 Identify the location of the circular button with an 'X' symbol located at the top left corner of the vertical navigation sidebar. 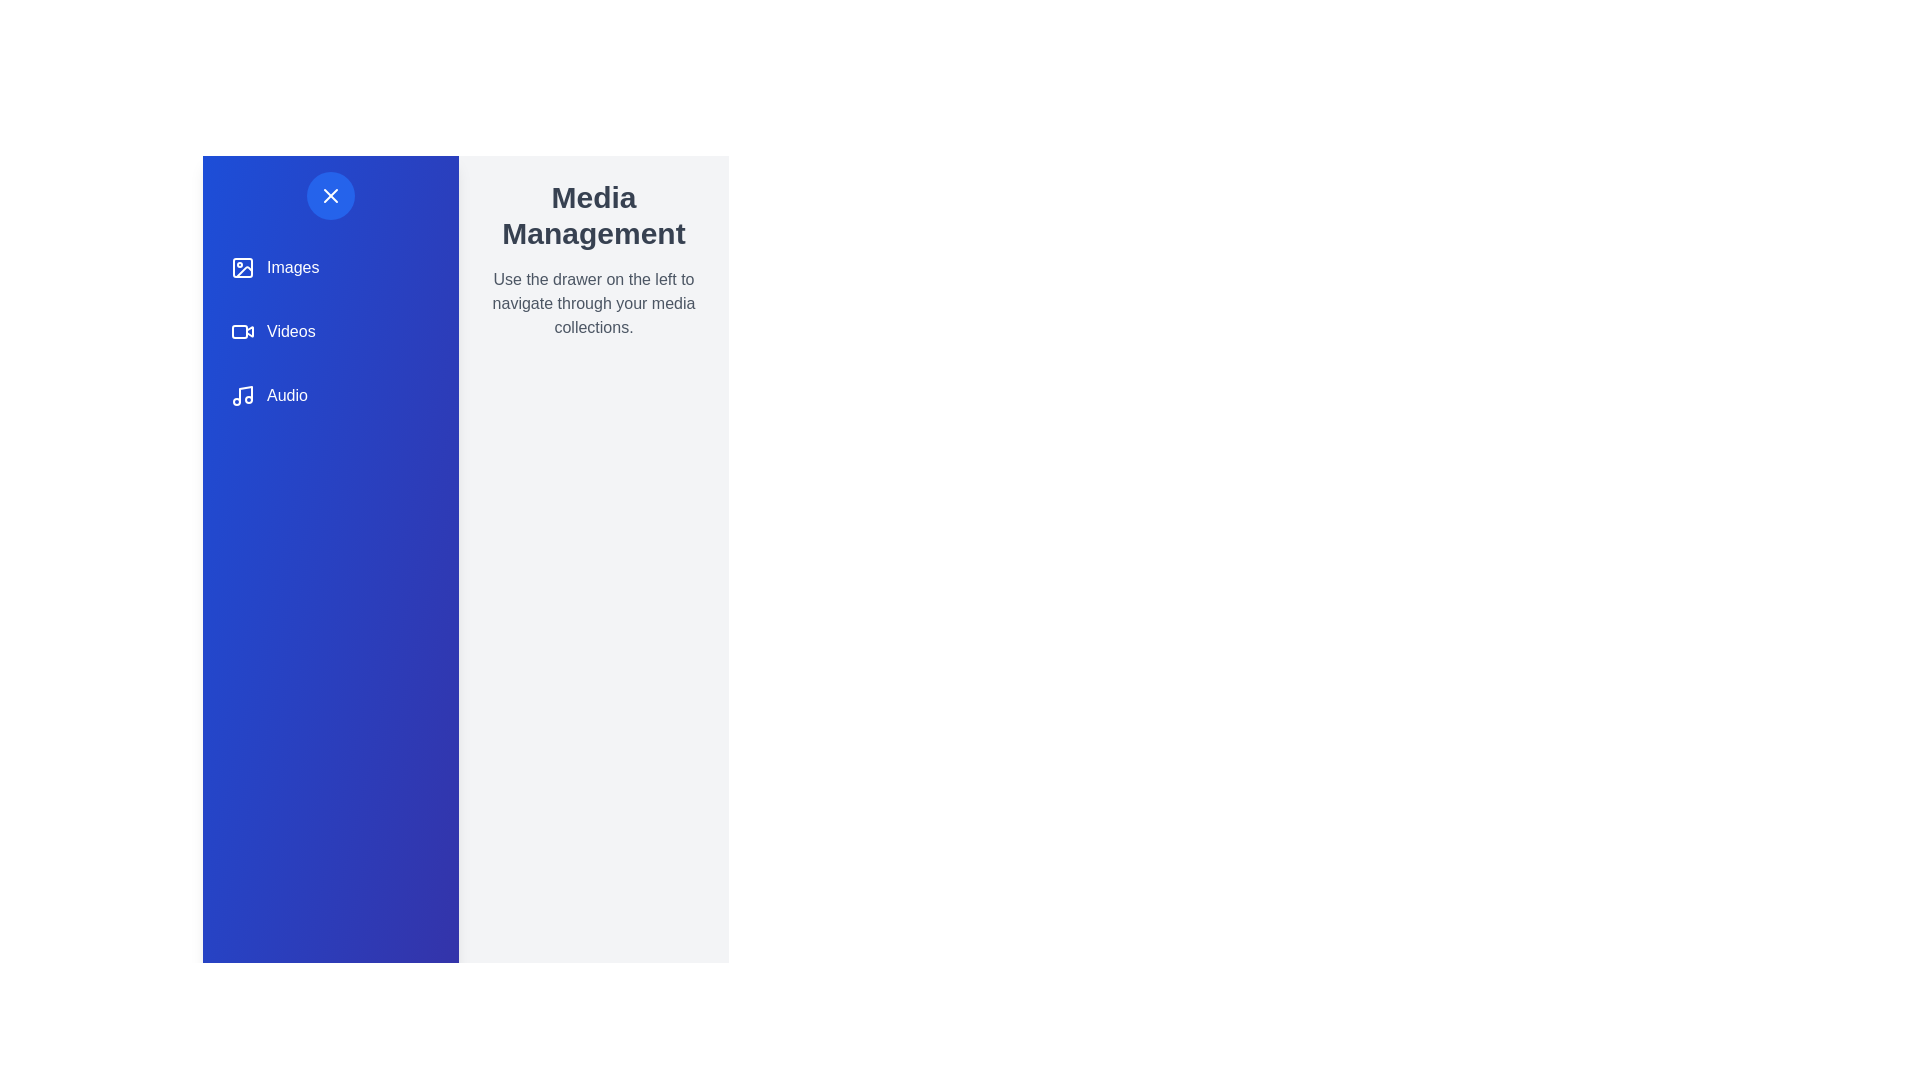
(331, 196).